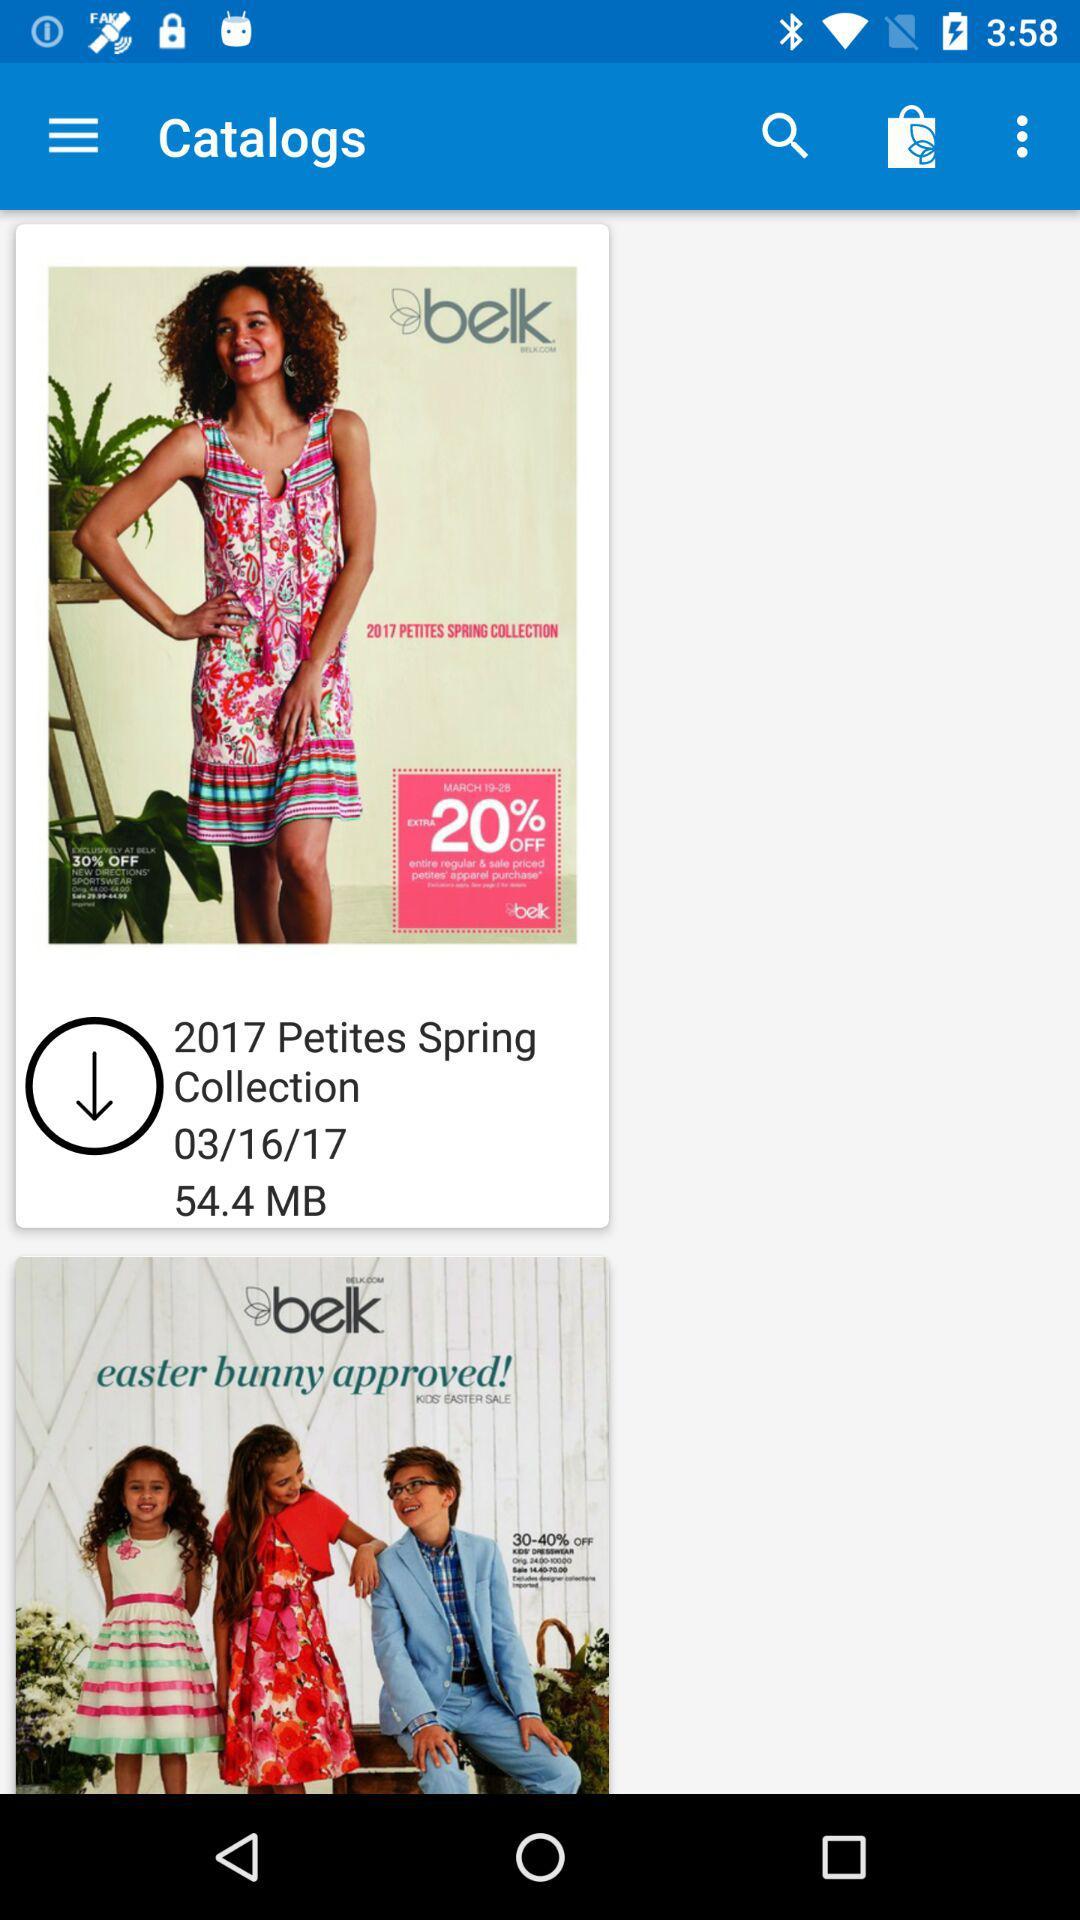 The width and height of the screenshot is (1080, 1920). Describe the element at coordinates (72, 135) in the screenshot. I see `the item to the left of catalogs item` at that location.